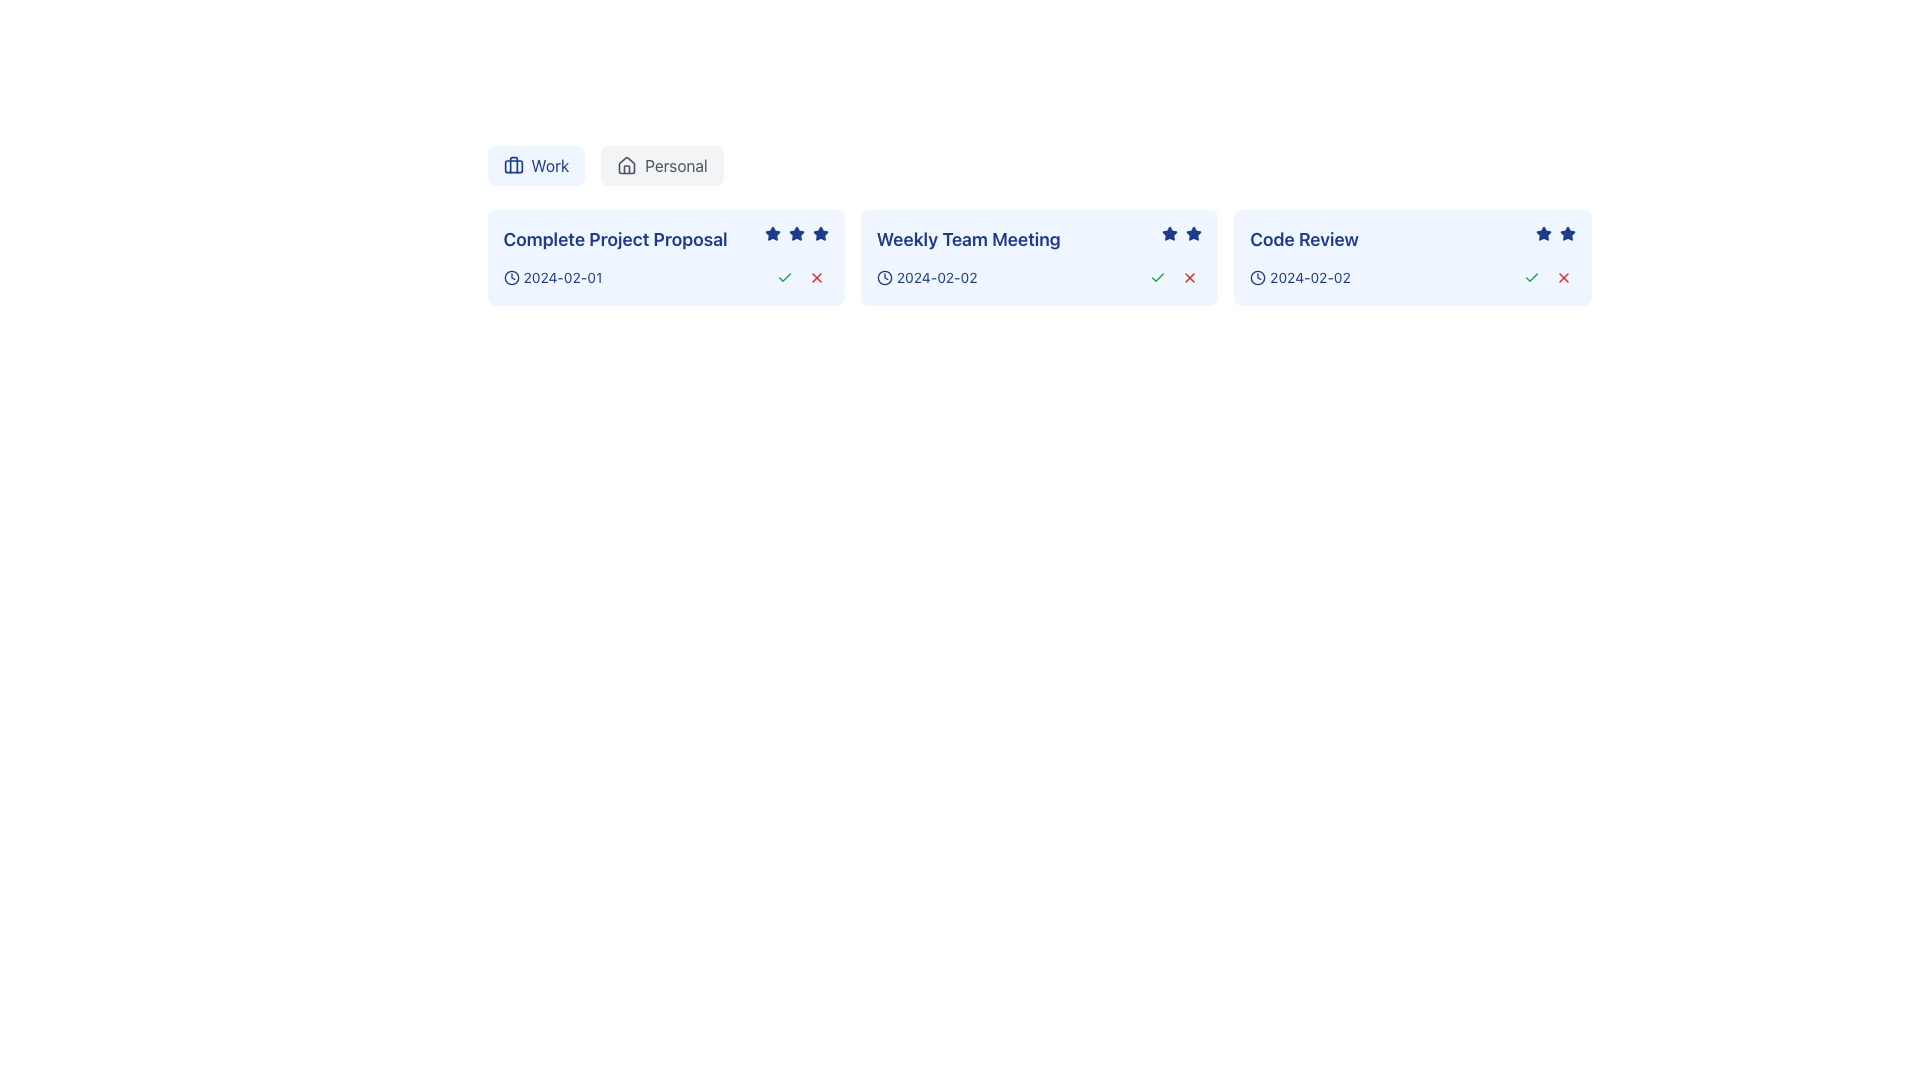  Describe the element at coordinates (820, 233) in the screenshot. I see `the fifth star-shaped icon with a blue fill, which serves as a selection or highlight indicator, in a horizontal alignment of similar icons` at that location.